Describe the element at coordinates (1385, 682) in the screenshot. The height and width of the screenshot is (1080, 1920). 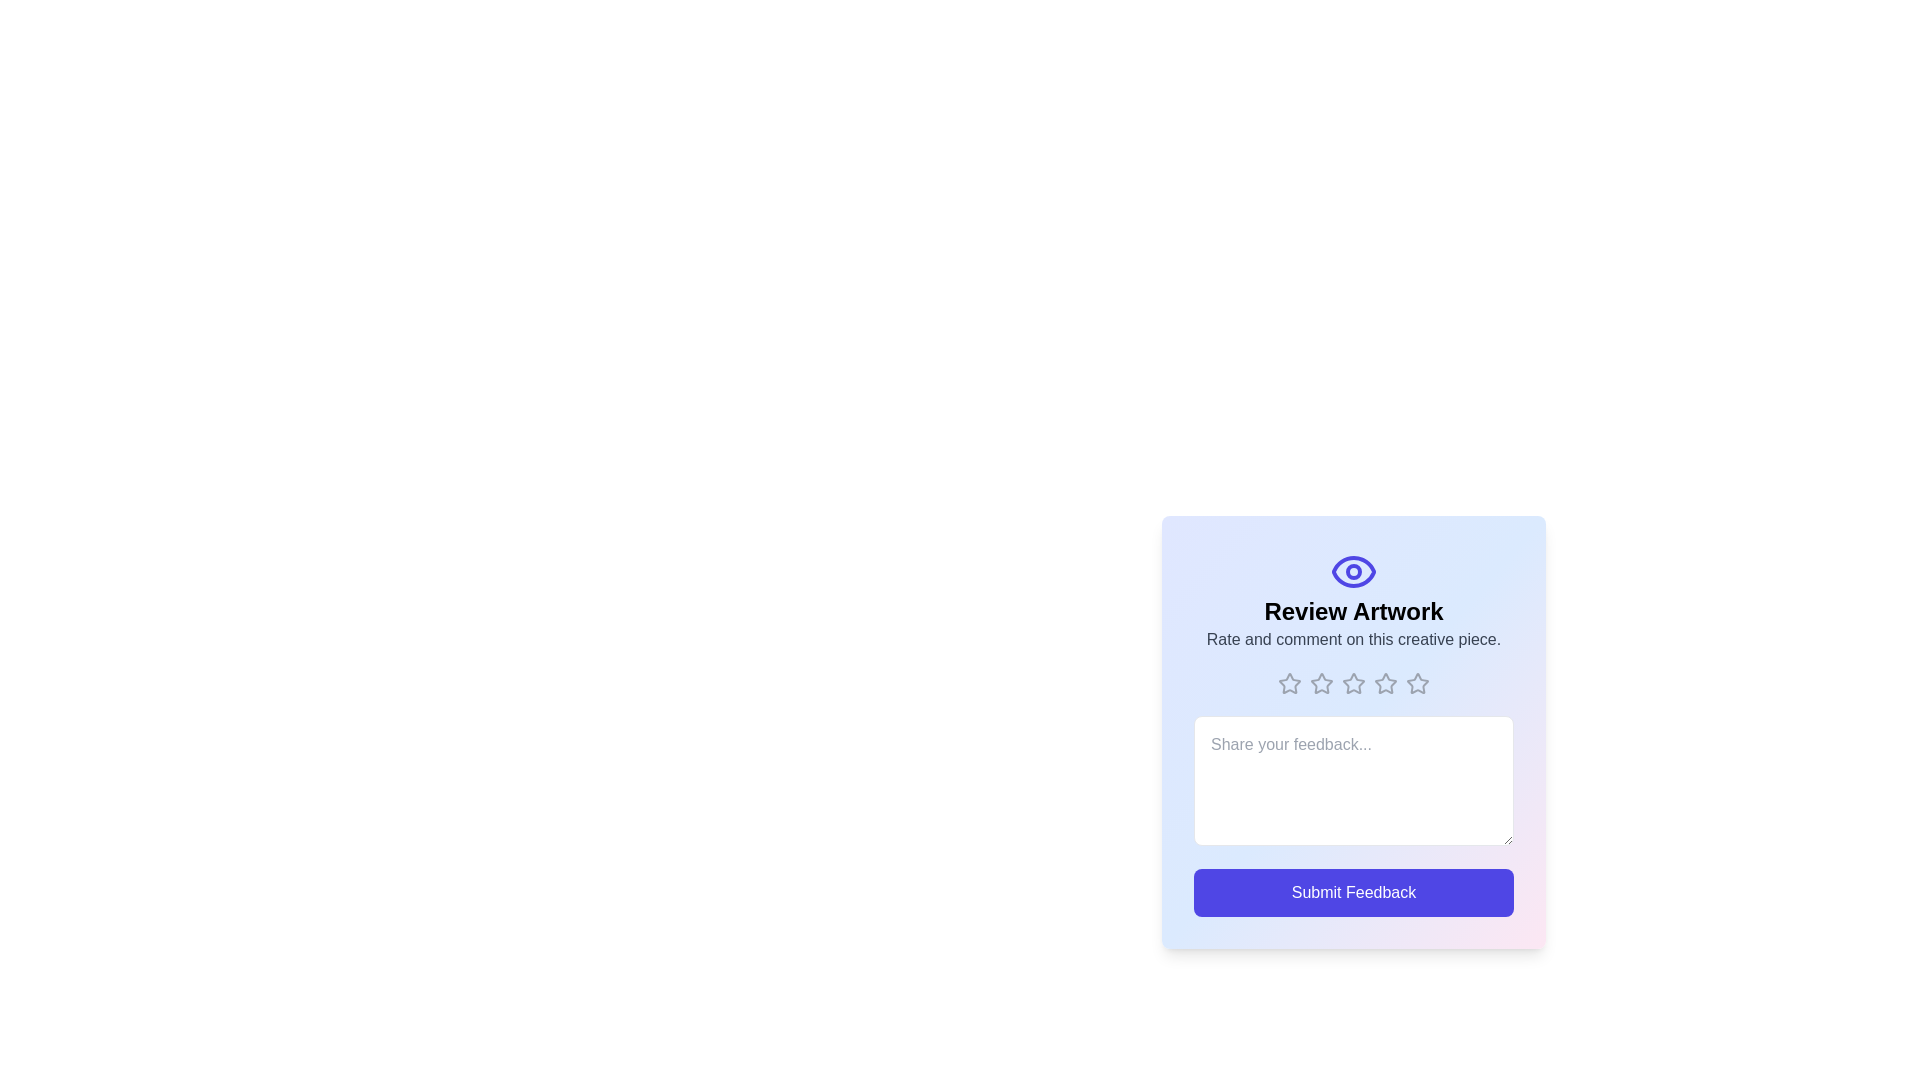
I see `the rating to 4 stars by clicking on the corresponding star` at that location.